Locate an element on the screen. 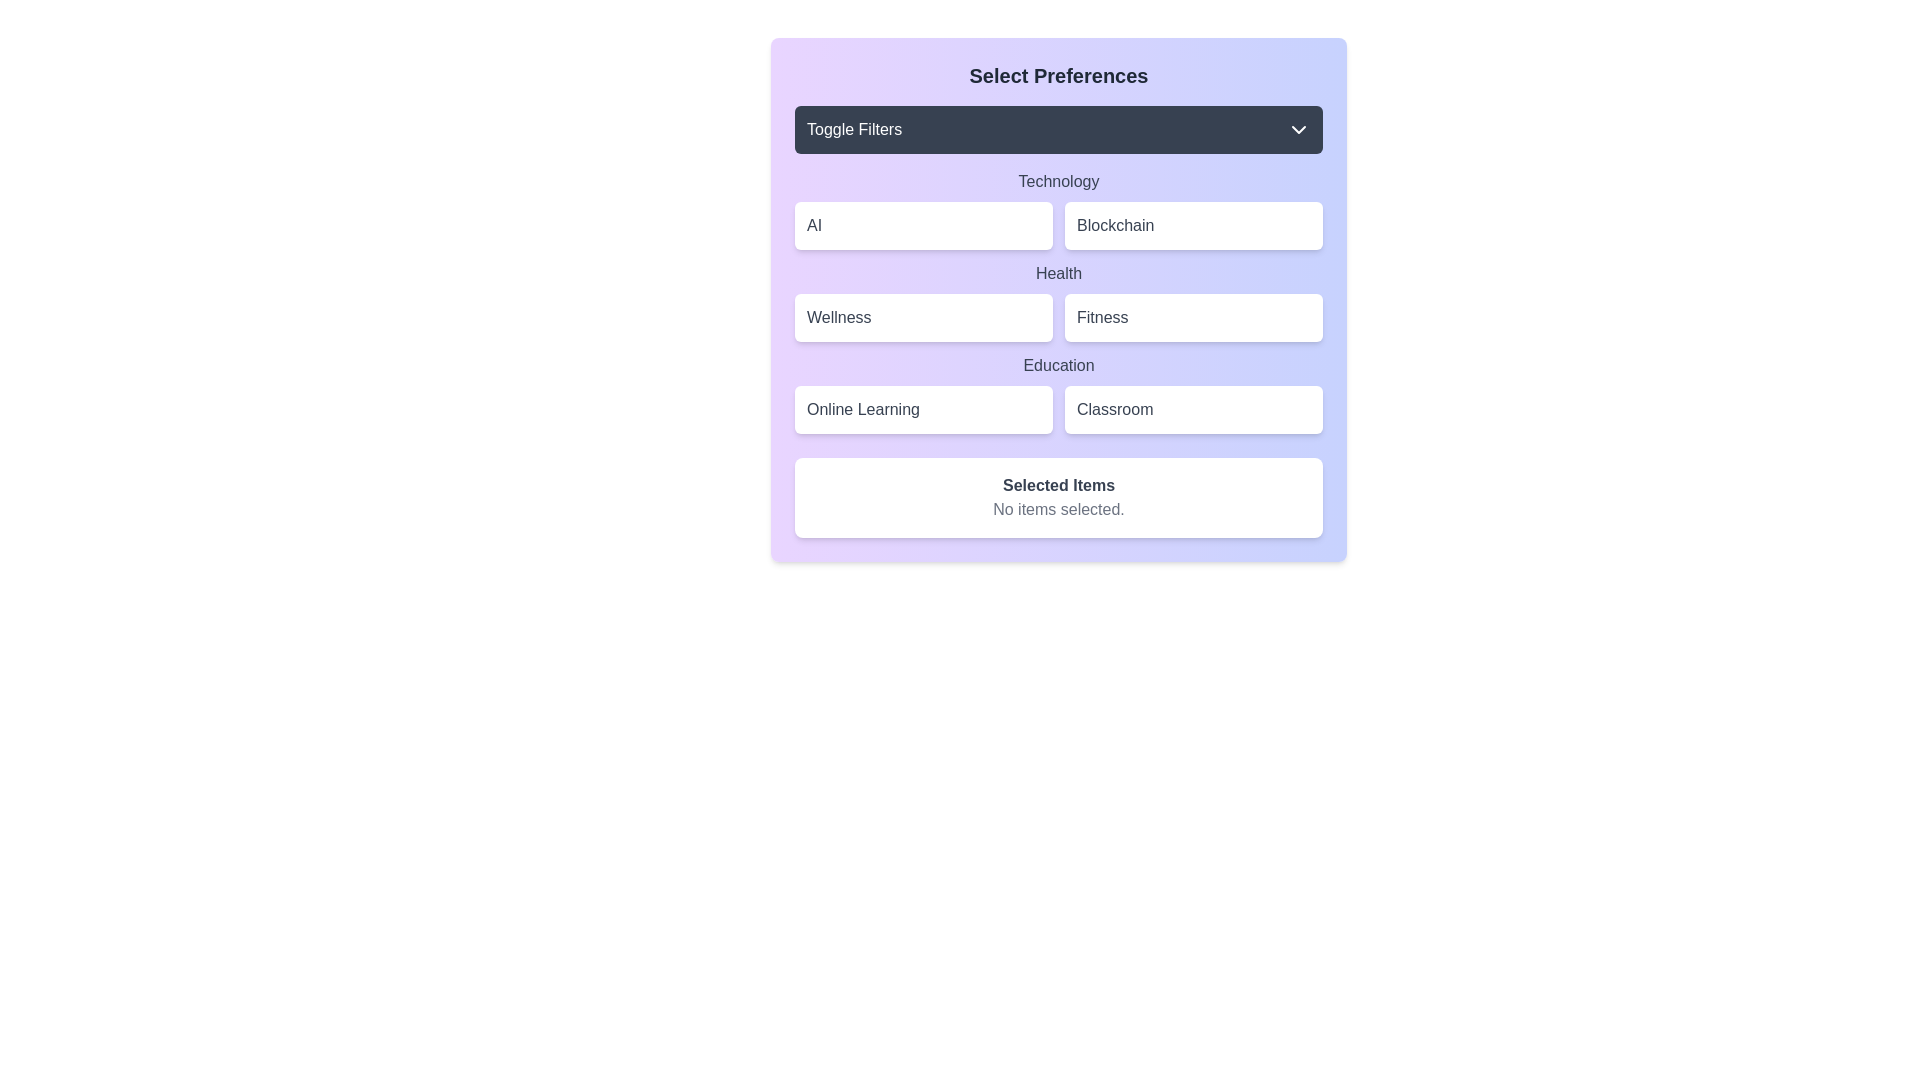  the 'Online Learning' button, which is a rectangular button with rounded corners and a white background is located at coordinates (923, 408).